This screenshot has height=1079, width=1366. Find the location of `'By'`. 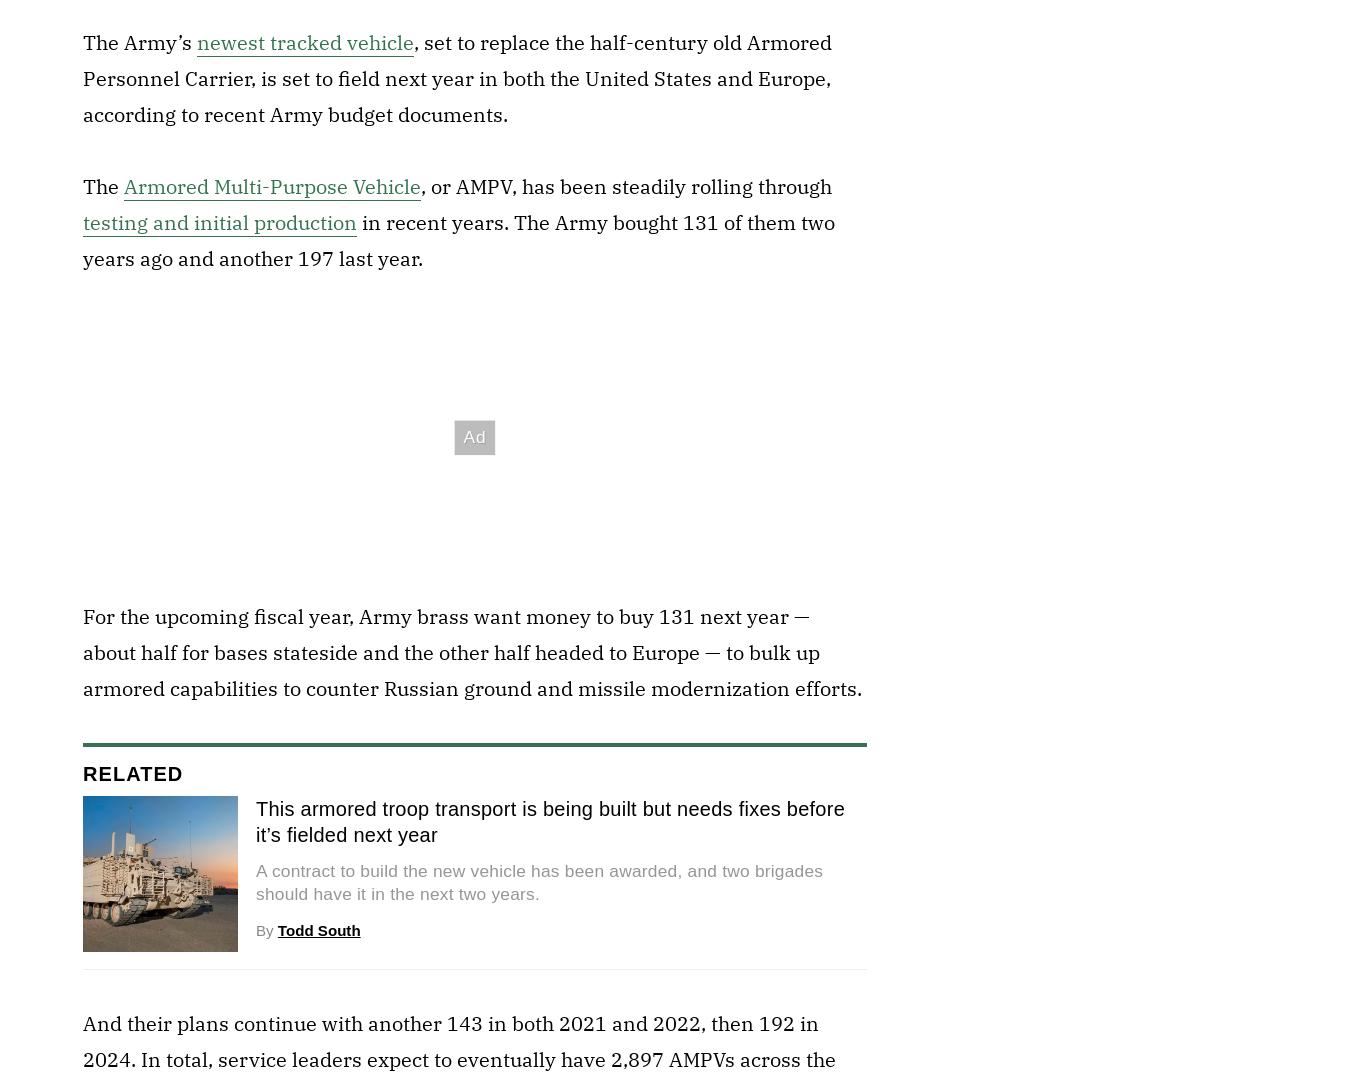

'By' is located at coordinates (264, 930).